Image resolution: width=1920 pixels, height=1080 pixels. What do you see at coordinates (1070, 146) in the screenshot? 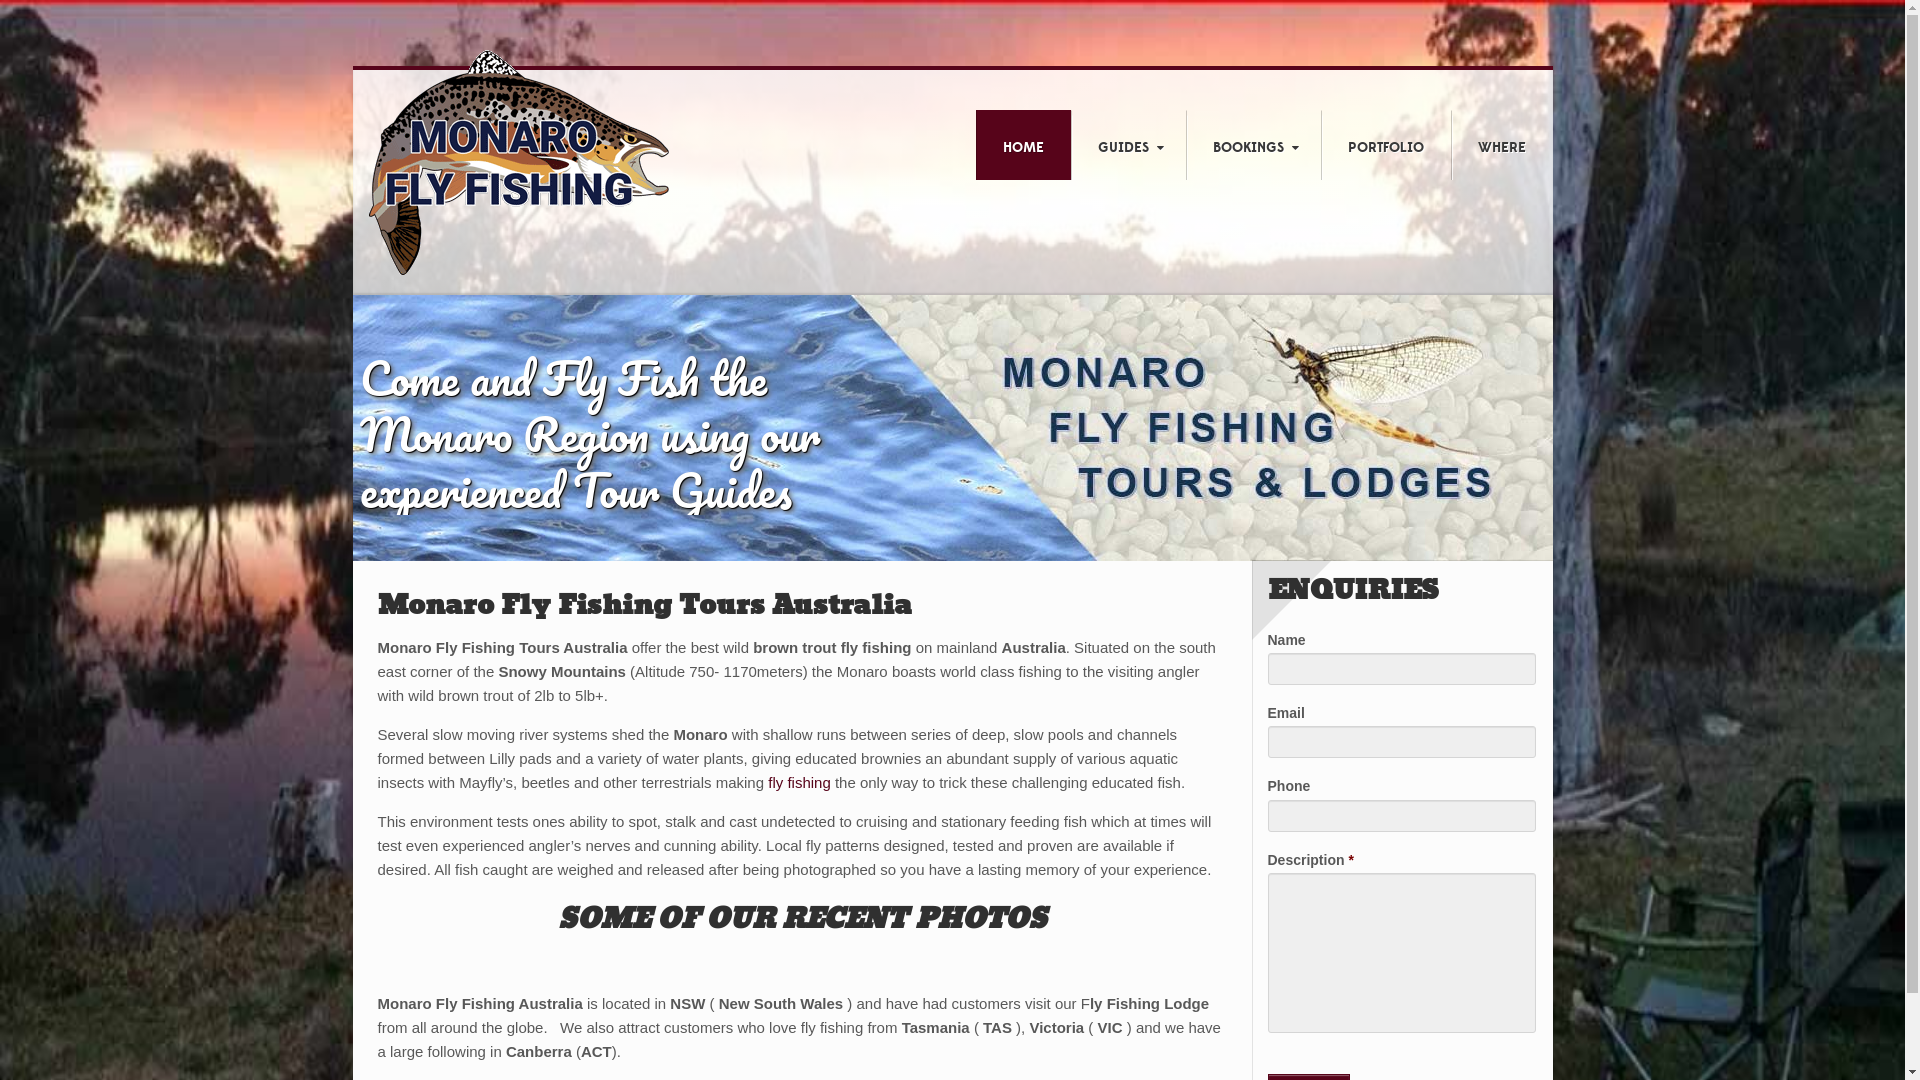
I see `'GUIDES'` at bounding box center [1070, 146].